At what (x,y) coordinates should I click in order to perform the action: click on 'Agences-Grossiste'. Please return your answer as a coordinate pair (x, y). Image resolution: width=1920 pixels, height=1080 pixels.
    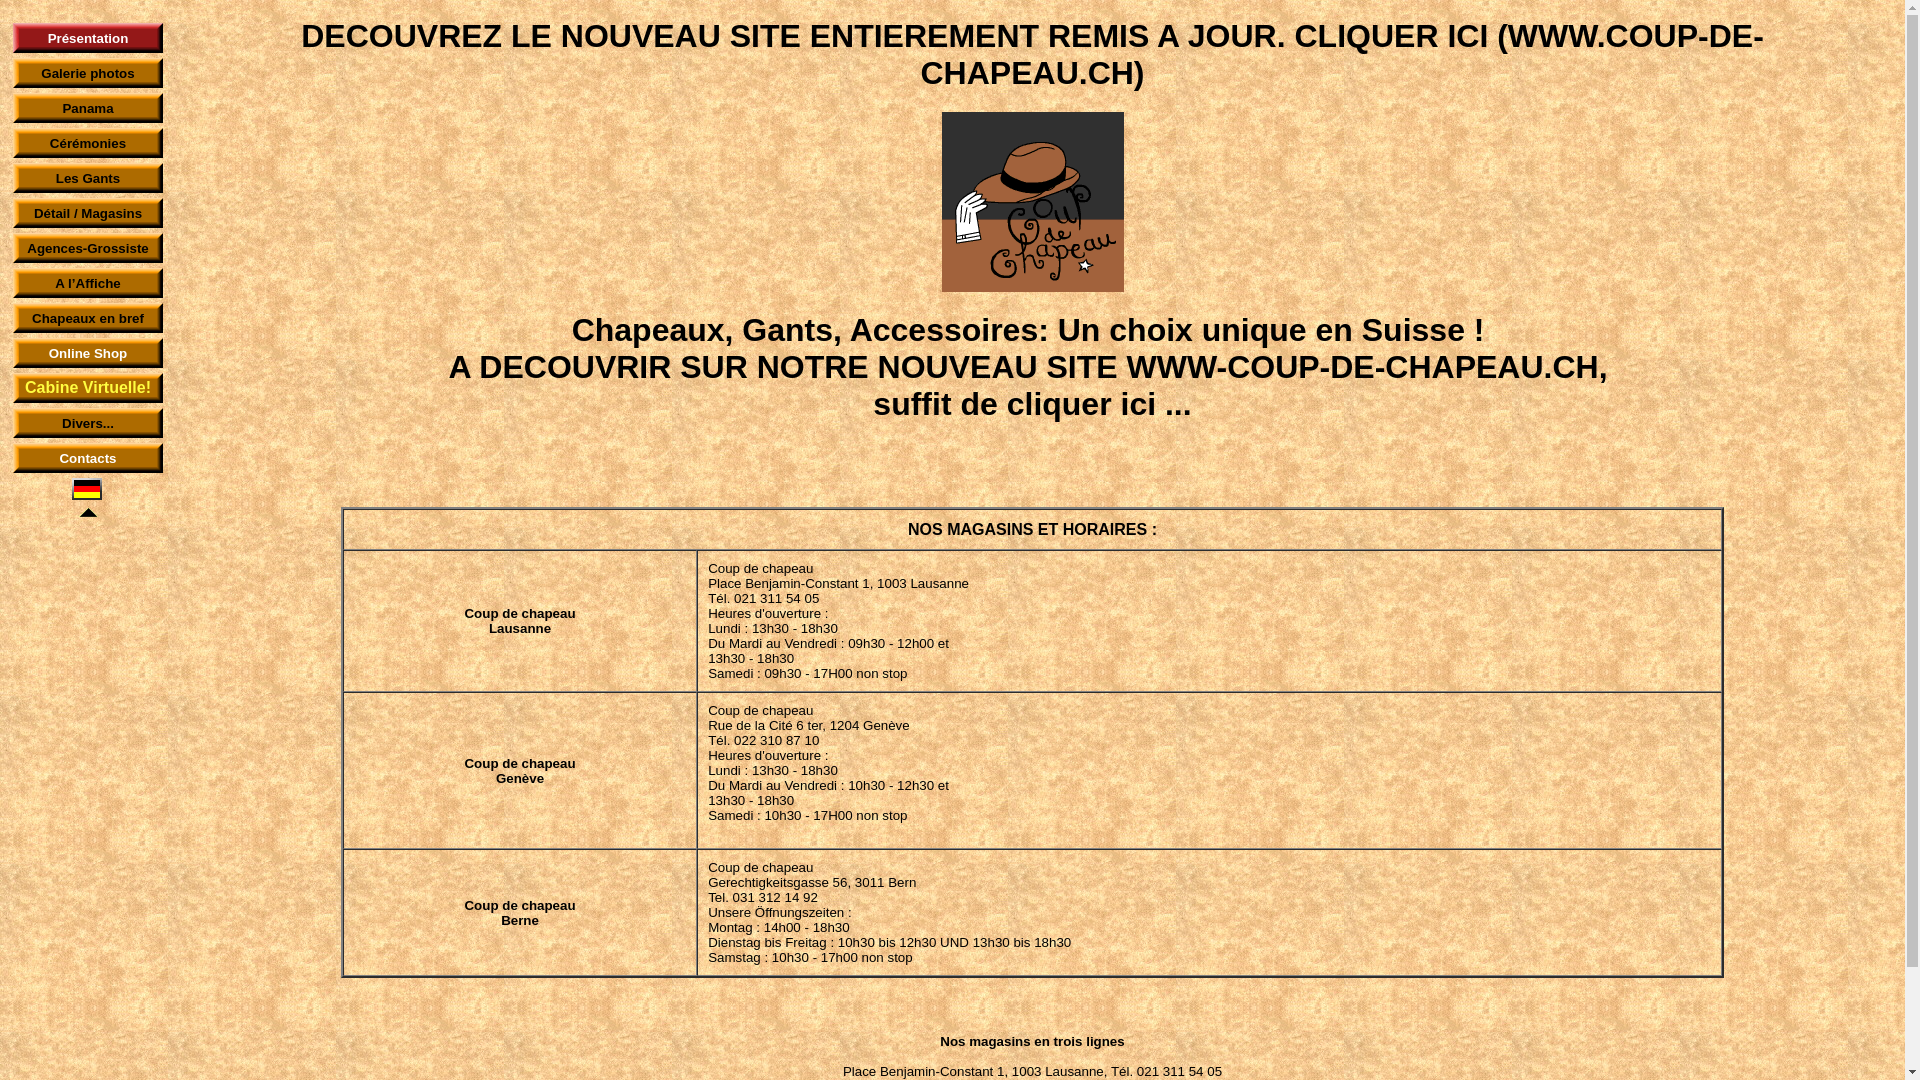
    Looking at the image, I should click on (86, 246).